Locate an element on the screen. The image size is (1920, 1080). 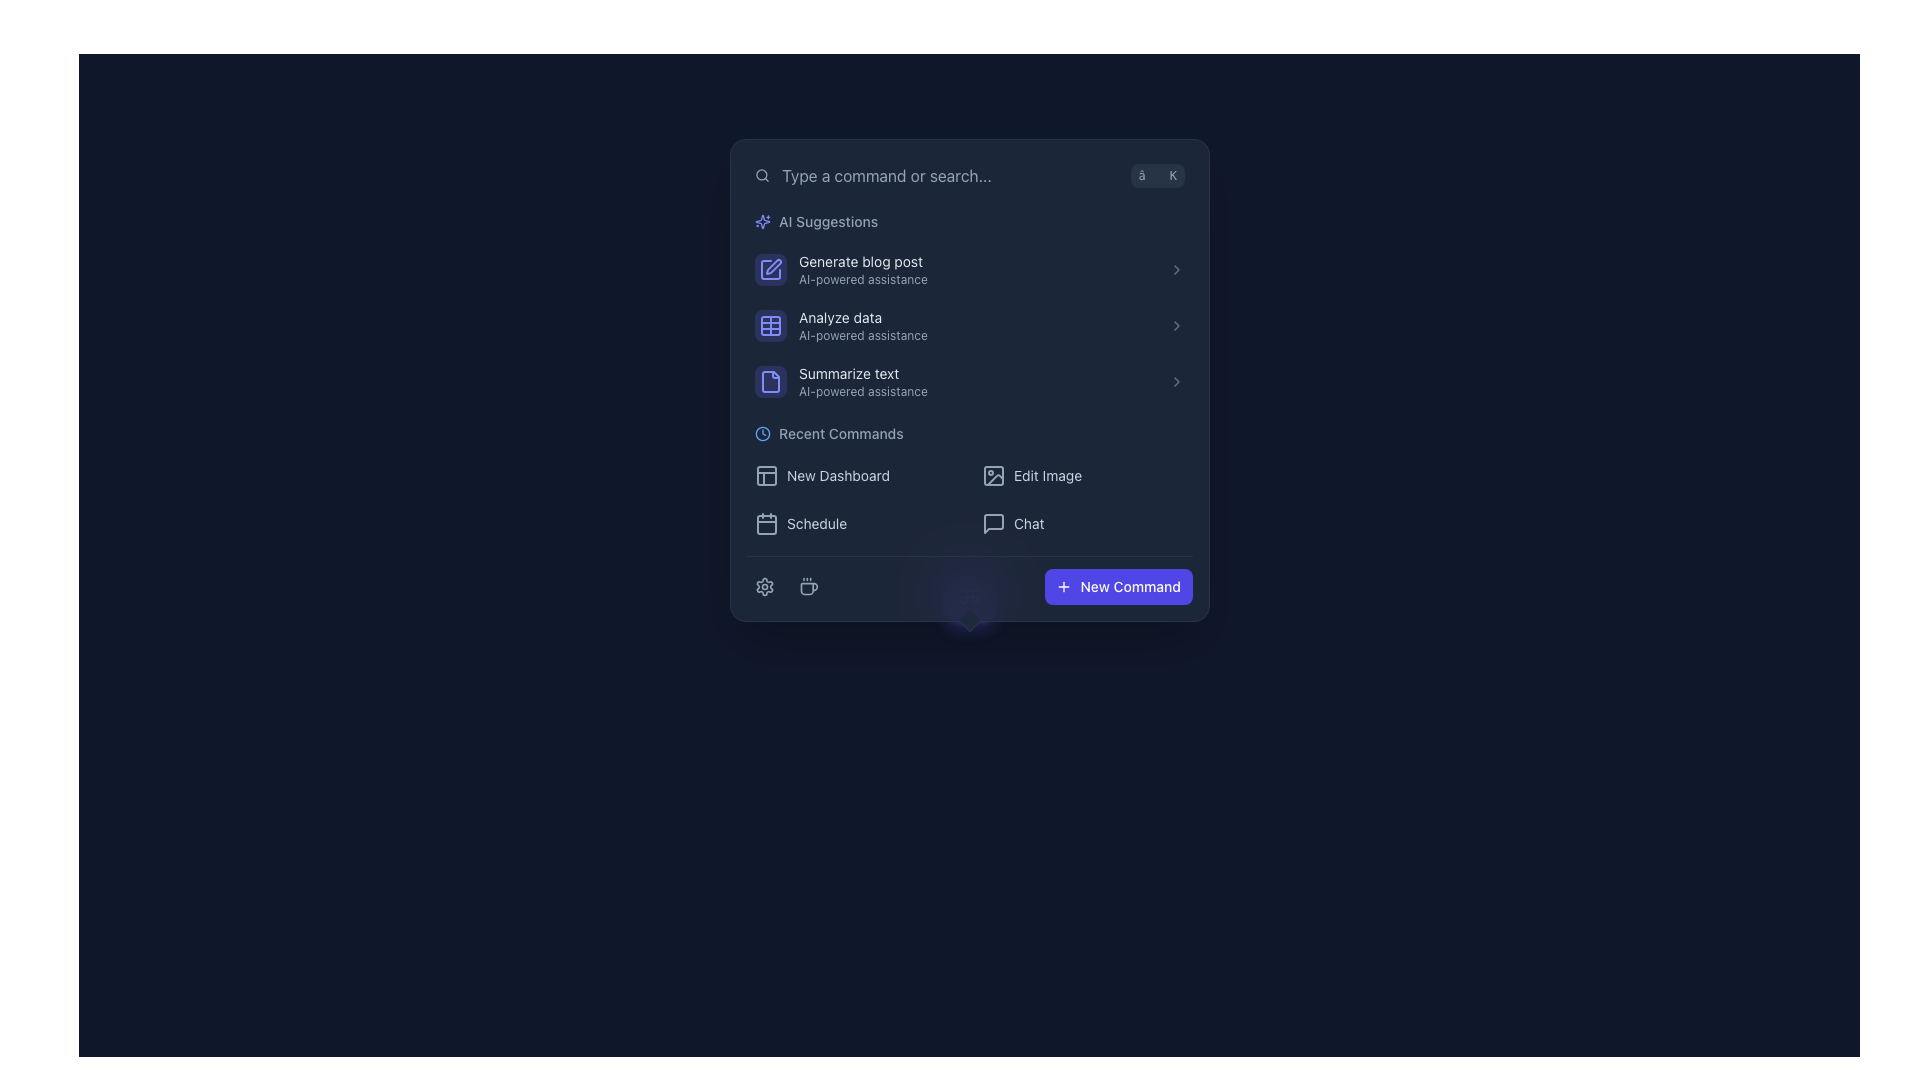
the AI Suggestions button is located at coordinates (969, 270).